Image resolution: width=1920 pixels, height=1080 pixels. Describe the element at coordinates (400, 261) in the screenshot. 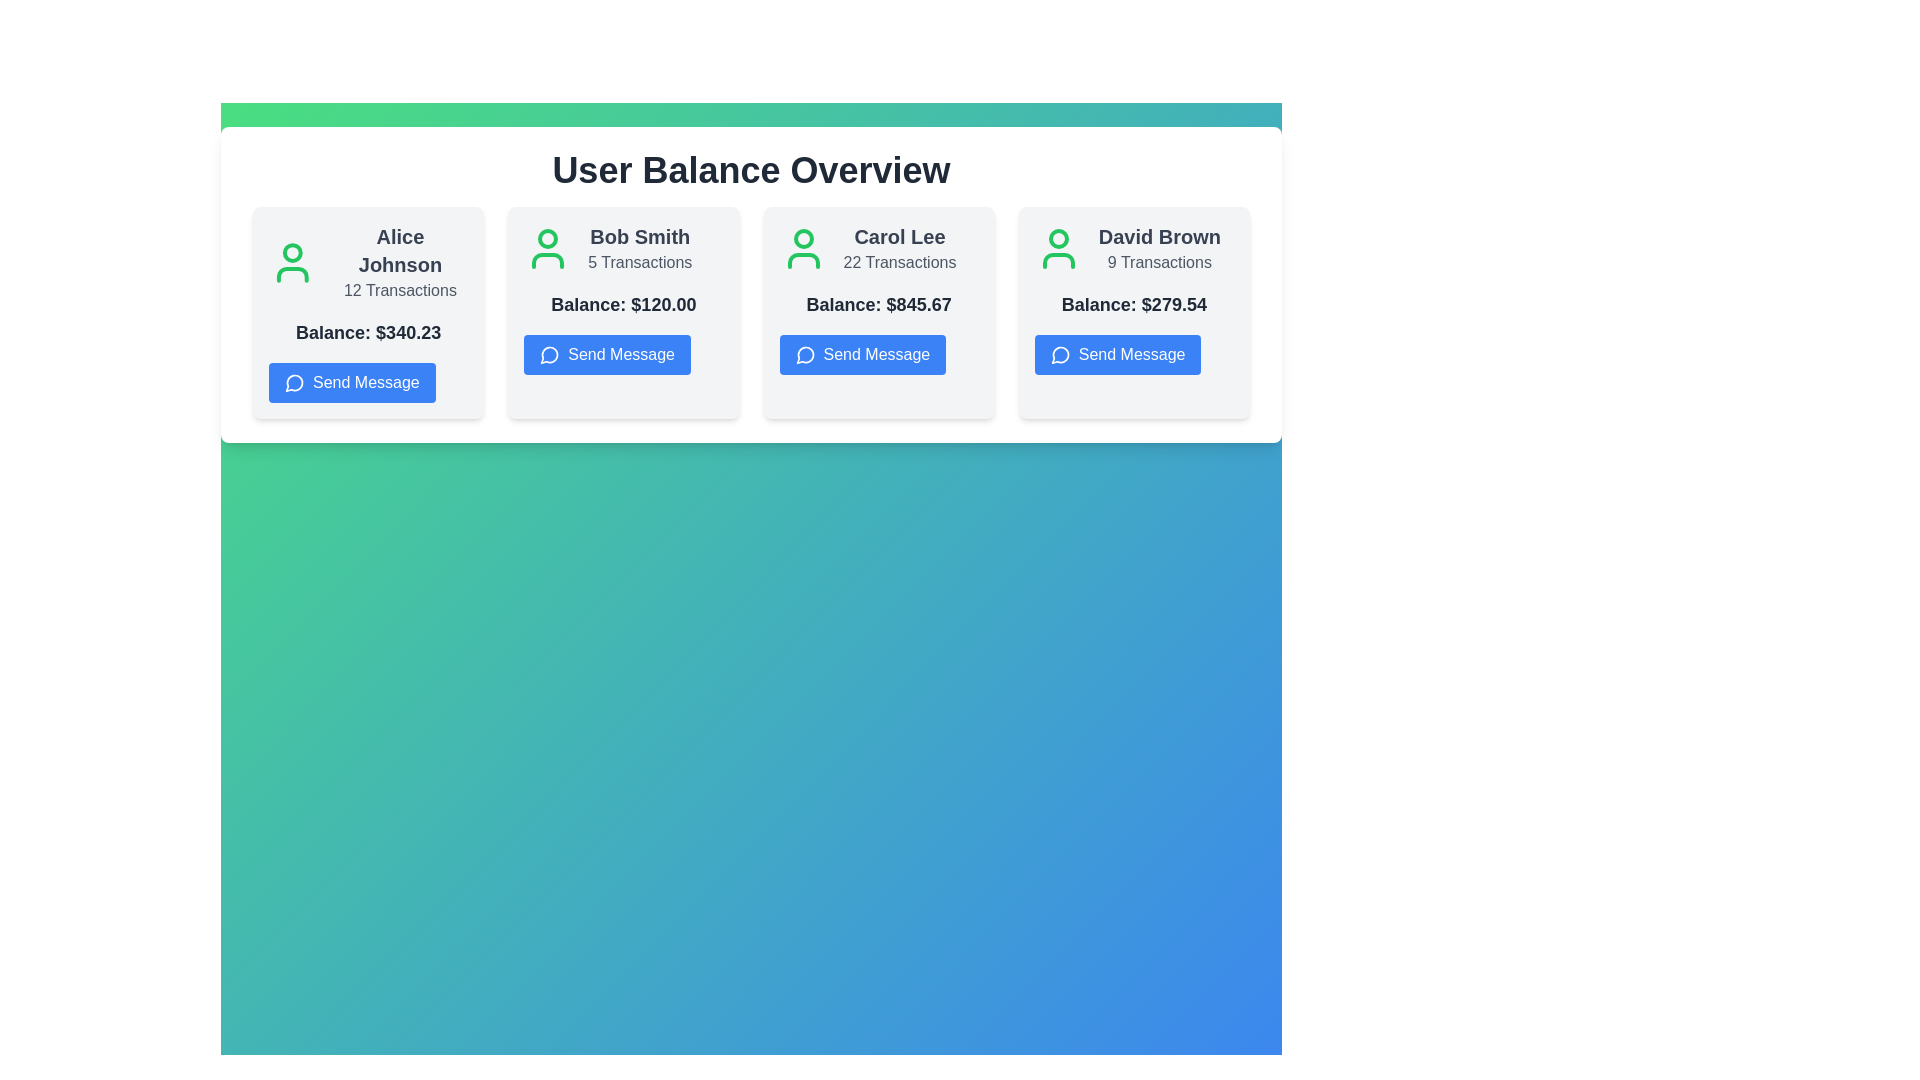

I see `the 'Alice Johnson' text display` at that location.